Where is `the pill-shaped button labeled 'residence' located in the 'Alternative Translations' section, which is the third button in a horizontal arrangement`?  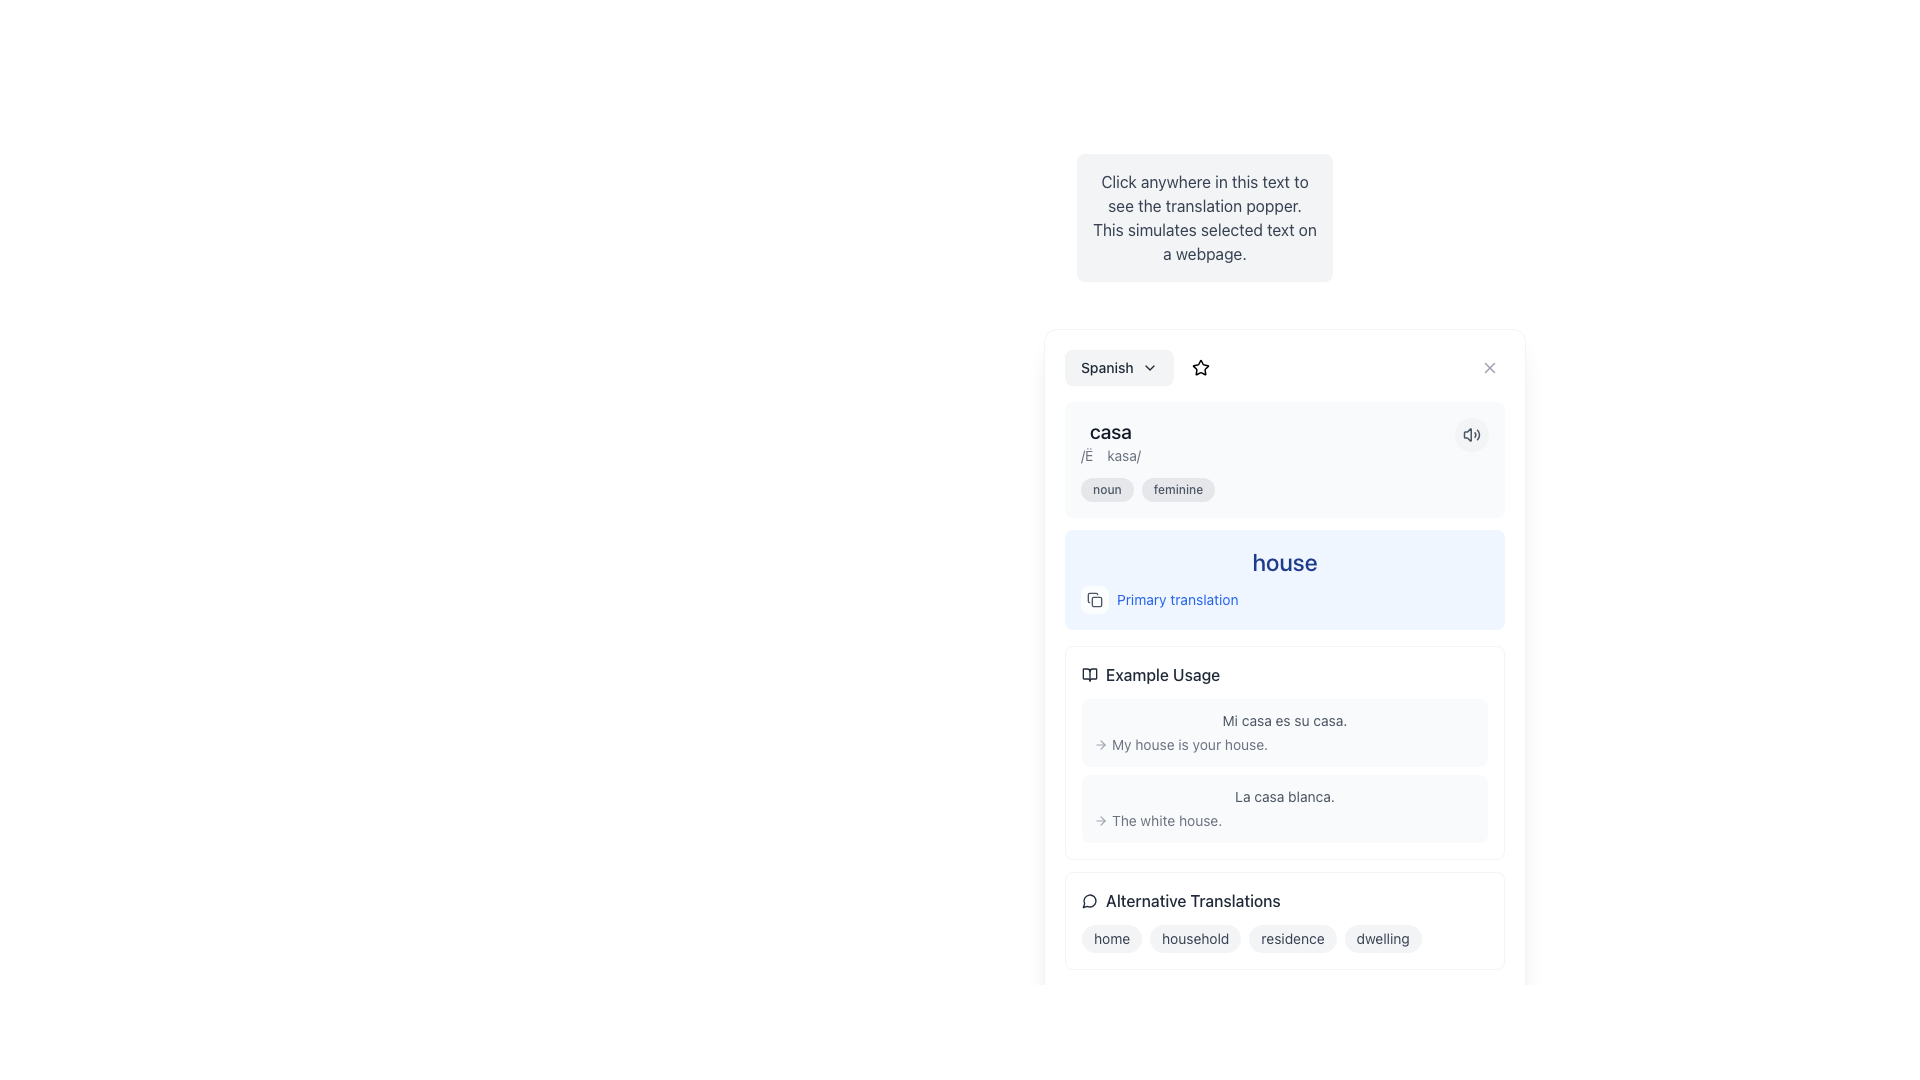
the pill-shaped button labeled 'residence' located in the 'Alternative Translations' section, which is the third button in a horizontal arrangement is located at coordinates (1292, 938).